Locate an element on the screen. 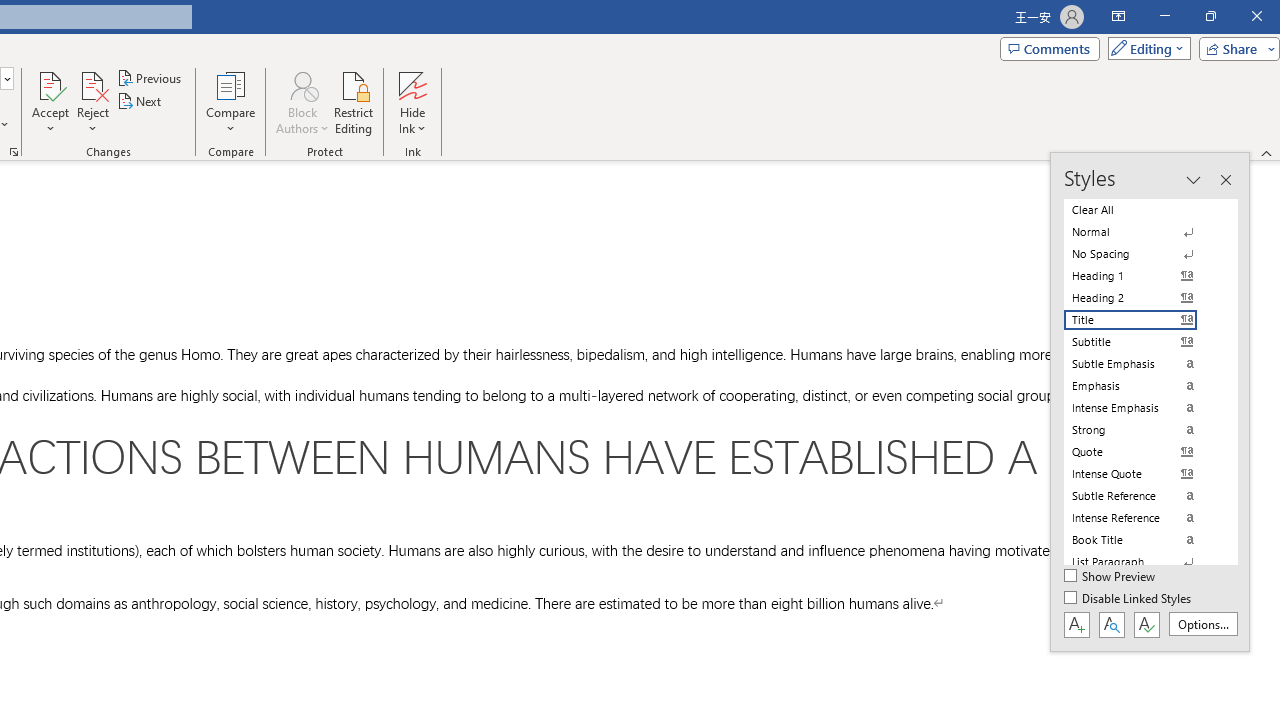 This screenshot has width=1280, height=720. 'Reject' is located at coordinates (91, 103).